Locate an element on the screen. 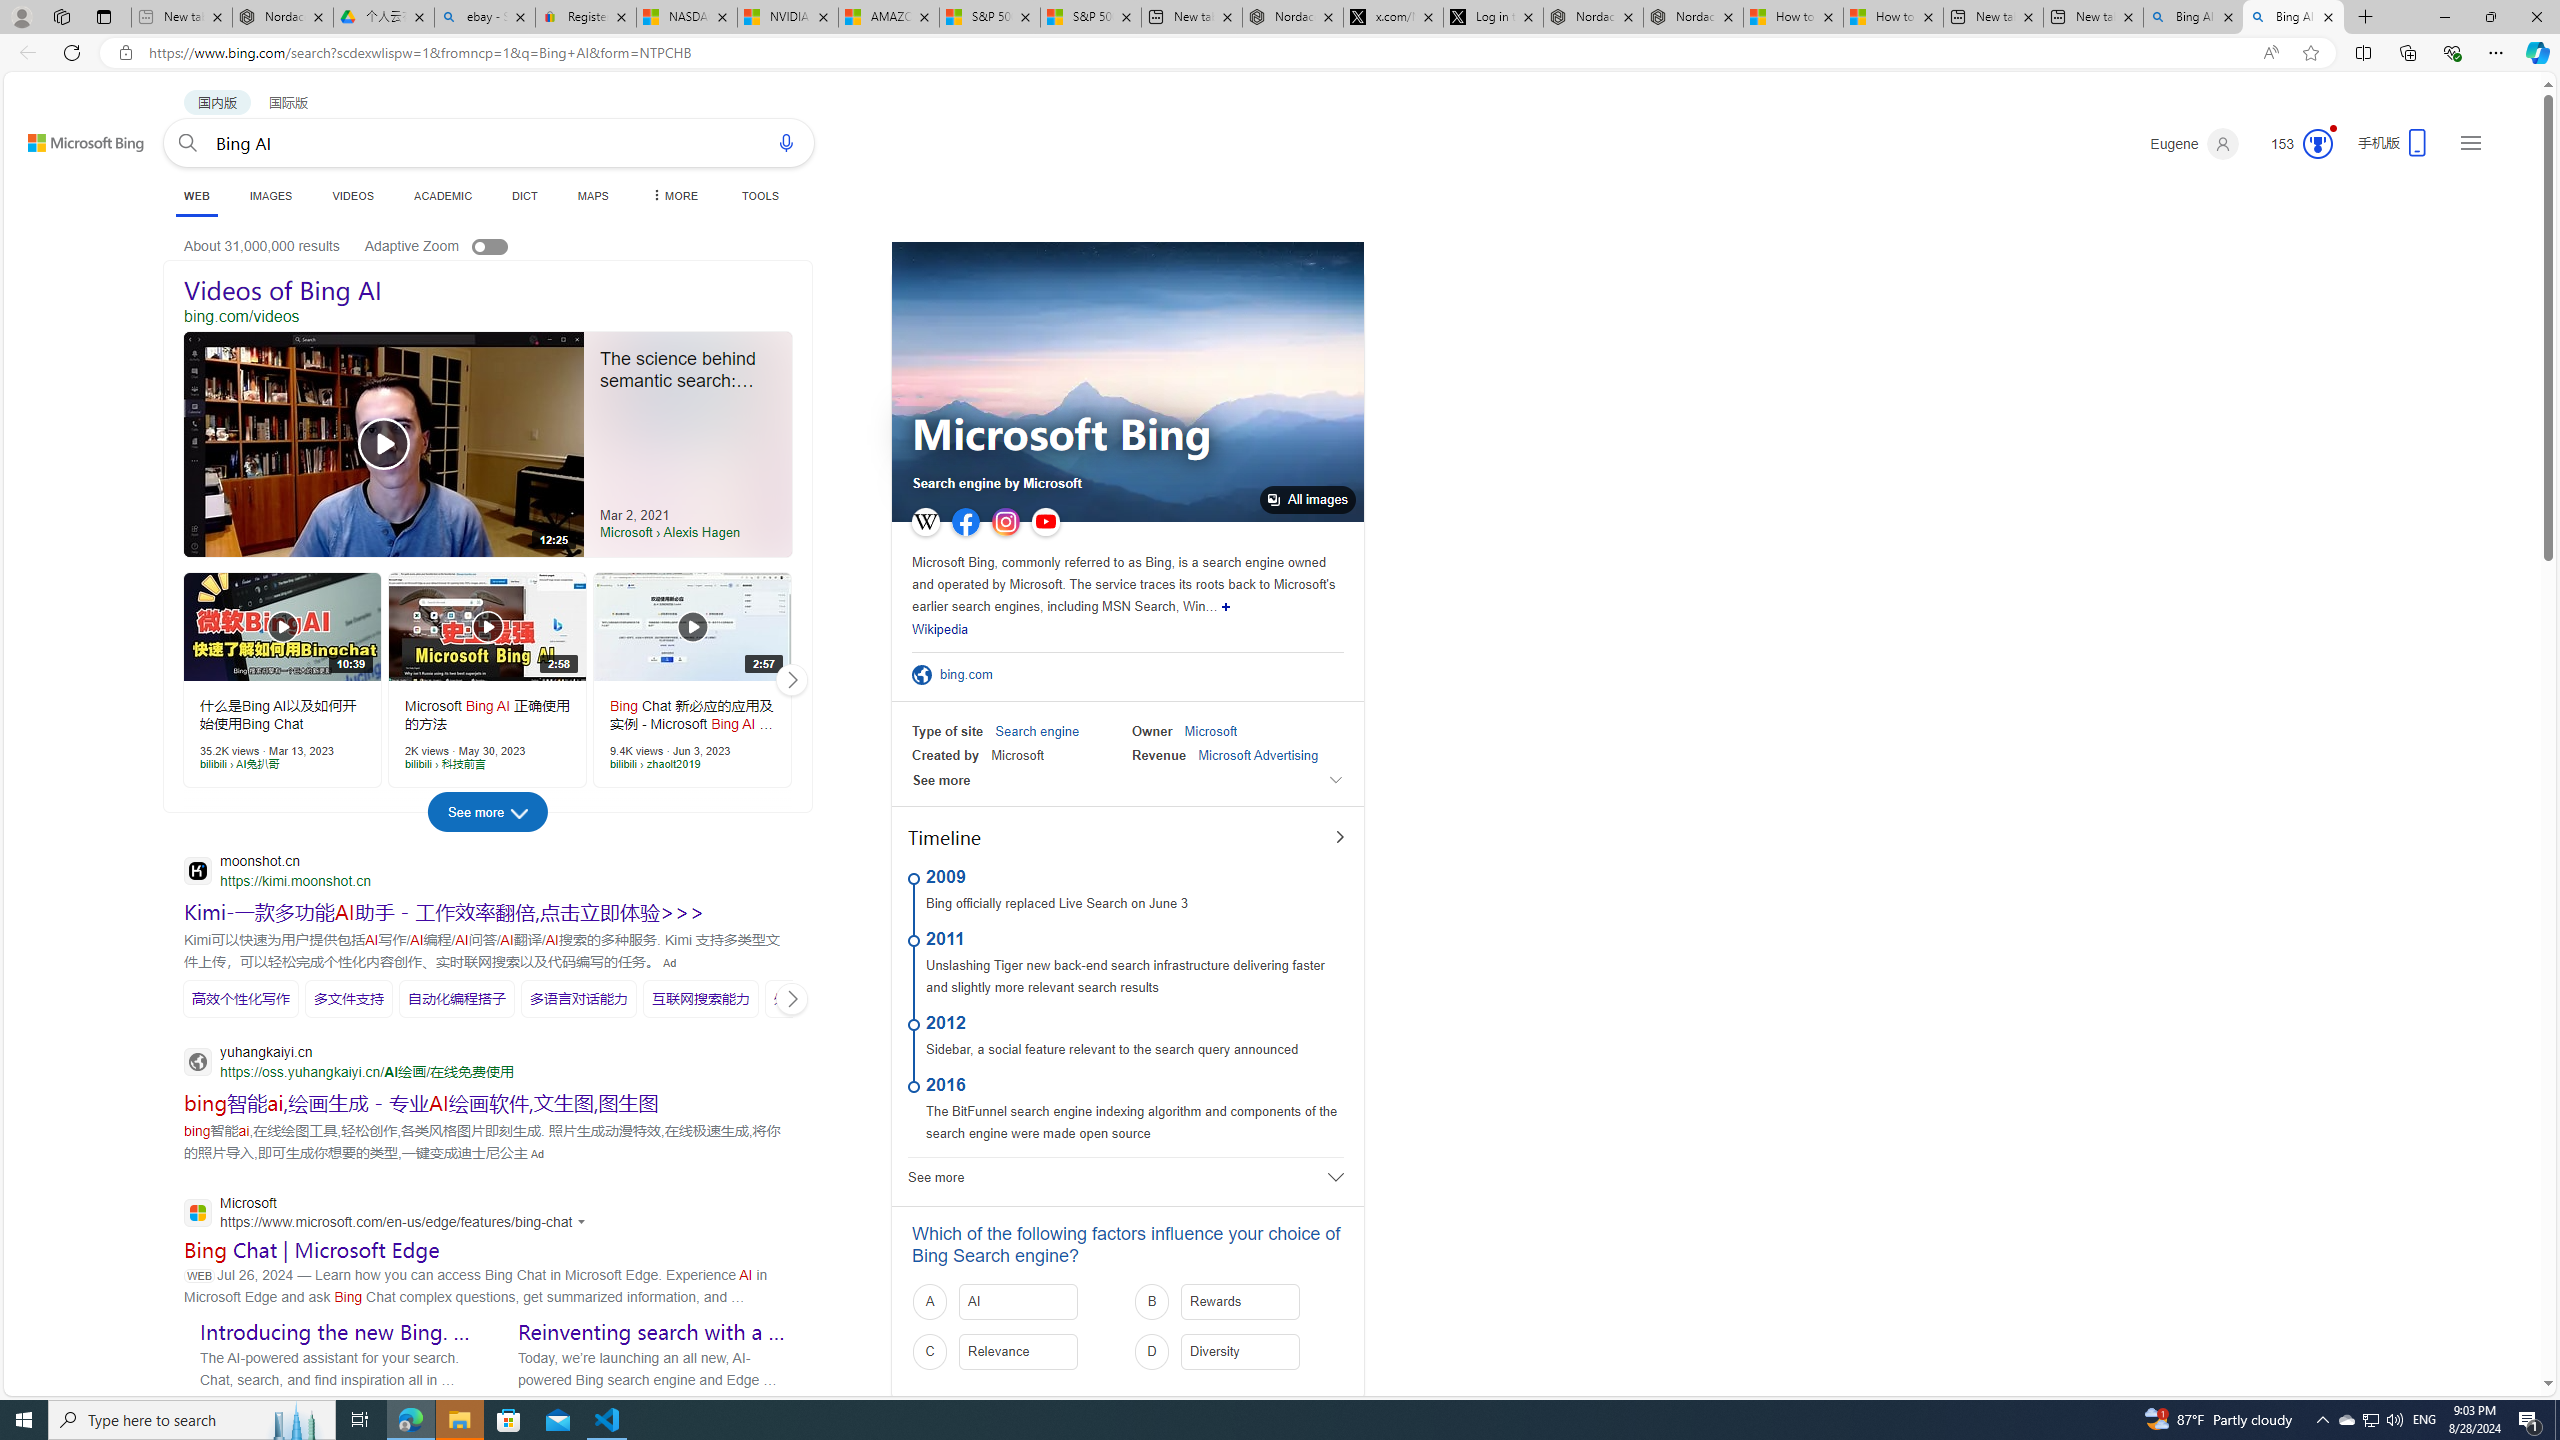  'Type of site' is located at coordinates (946, 731).